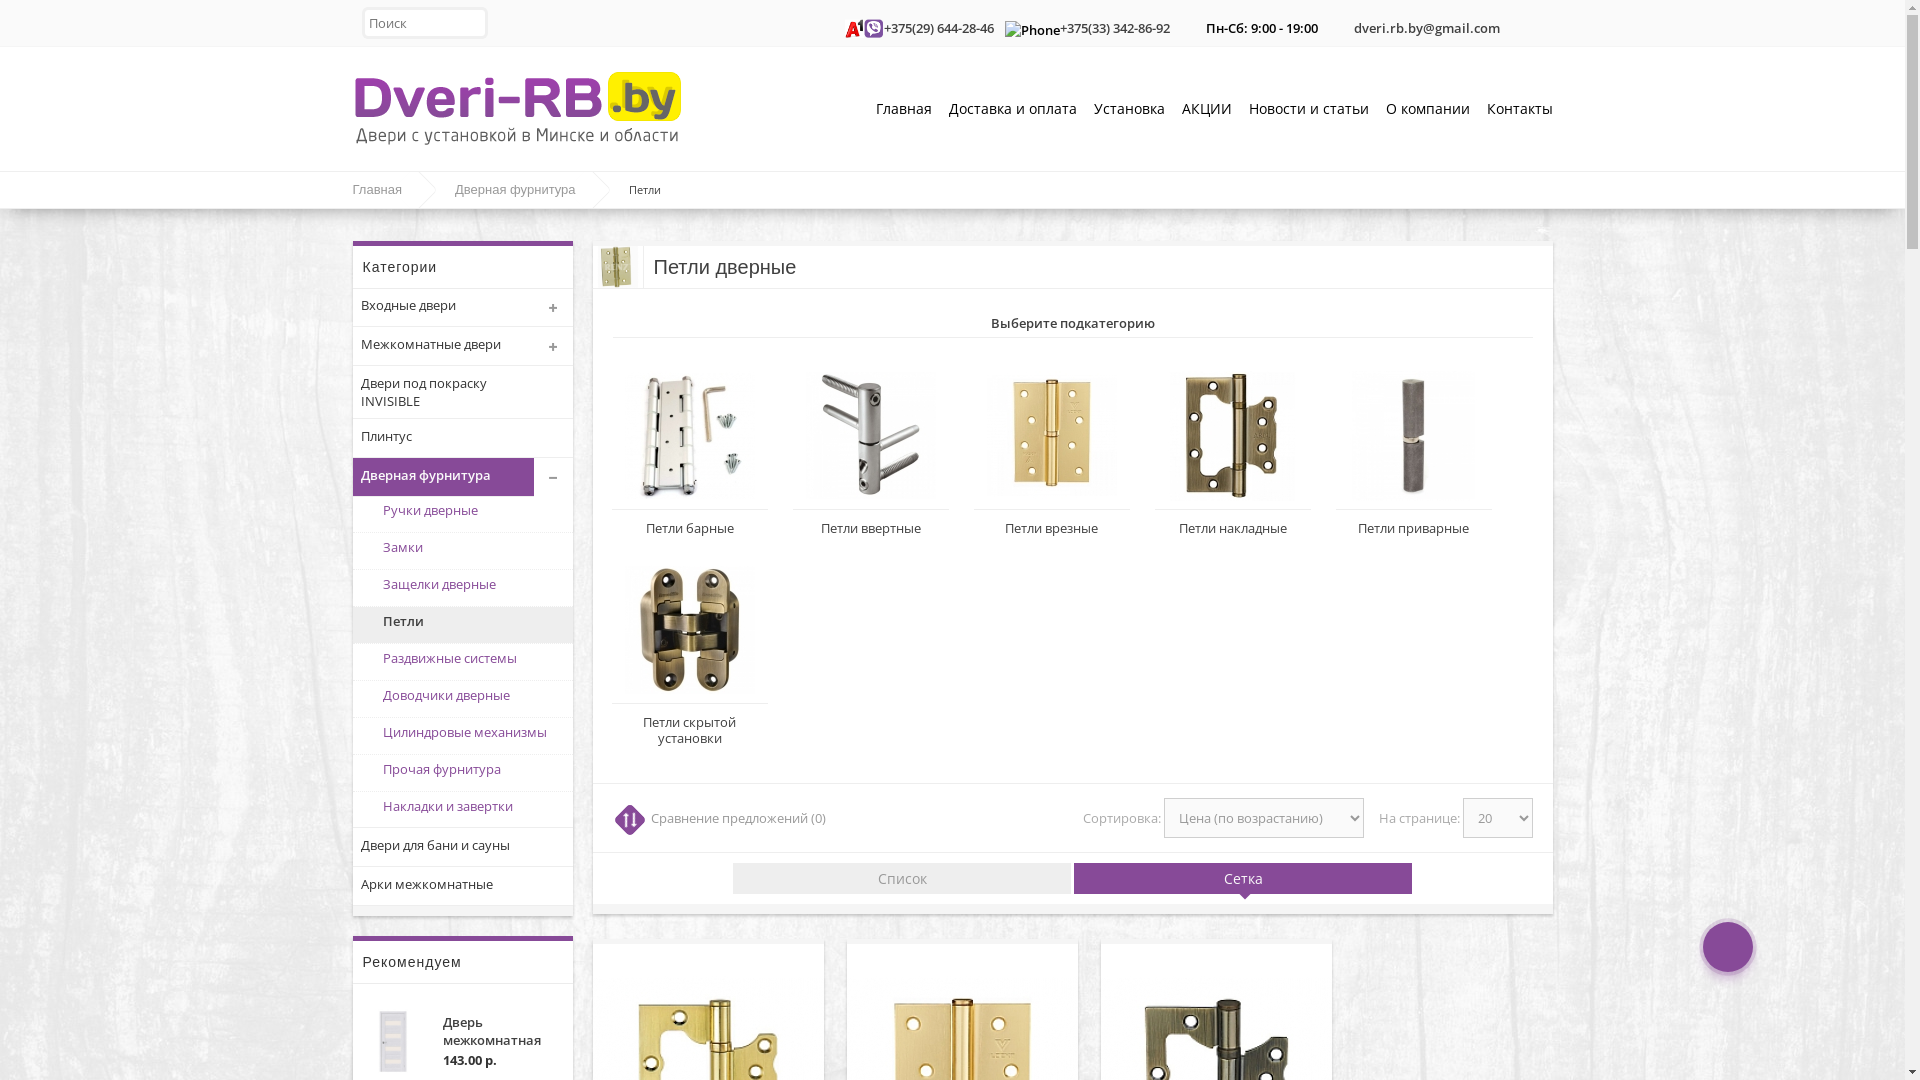 This screenshot has height=1080, width=1920. I want to click on '+375(33) 342-86-92', so click(1113, 27).